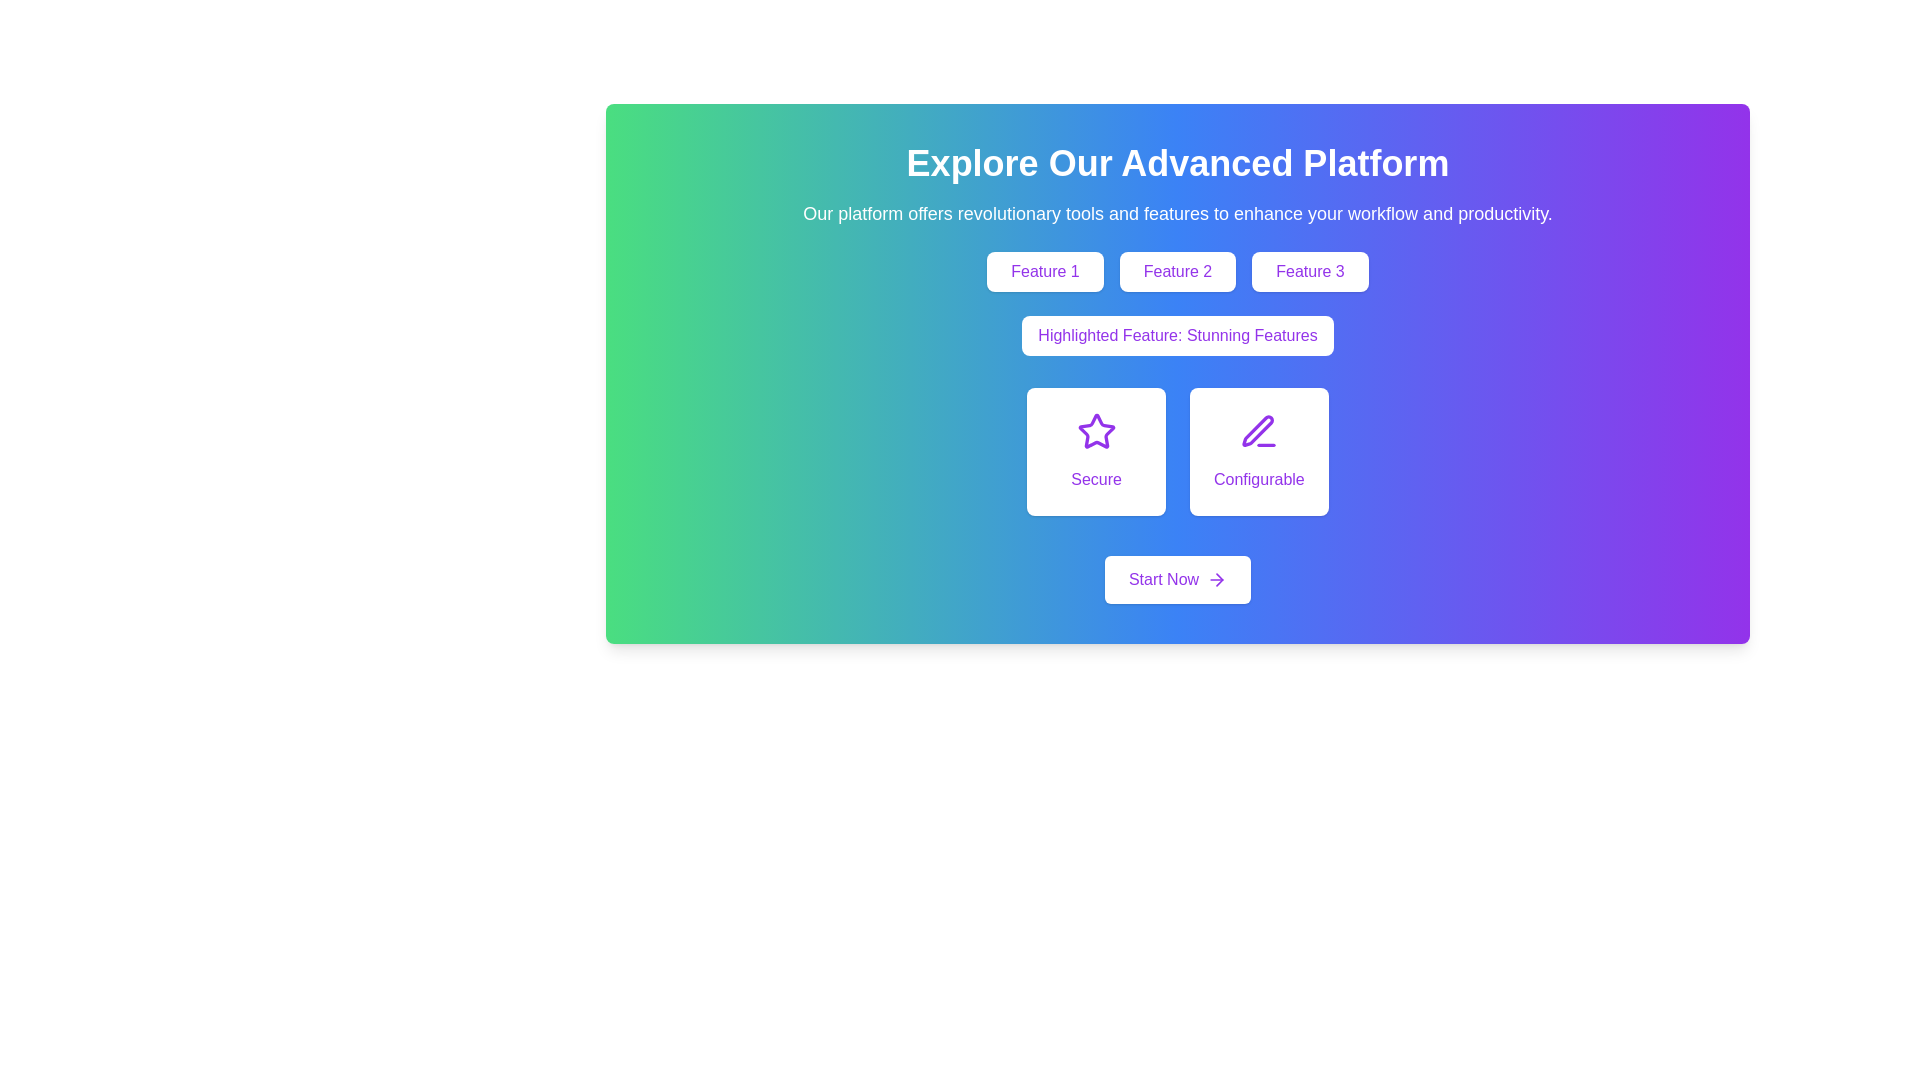  What do you see at coordinates (1095, 430) in the screenshot?
I see `the 'Secure' icon located at the center of the card labeled 'Secure', which is situated to the left of the 'Configurable' card in the second row of feature cards` at bounding box center [1095, 430].